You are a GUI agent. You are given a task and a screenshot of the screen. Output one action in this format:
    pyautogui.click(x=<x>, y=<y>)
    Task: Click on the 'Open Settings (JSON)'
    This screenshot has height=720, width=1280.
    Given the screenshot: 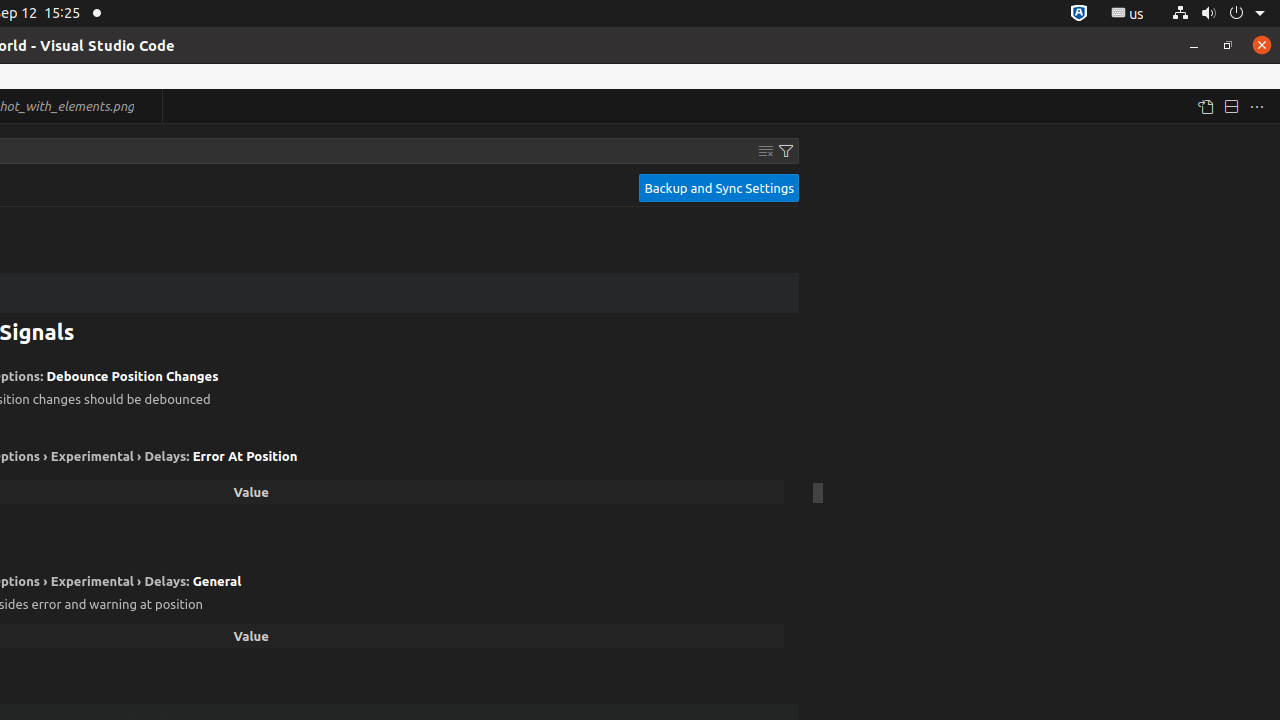 What is the action you would take?
    pyautogui.click(x=1203, y=106)
    